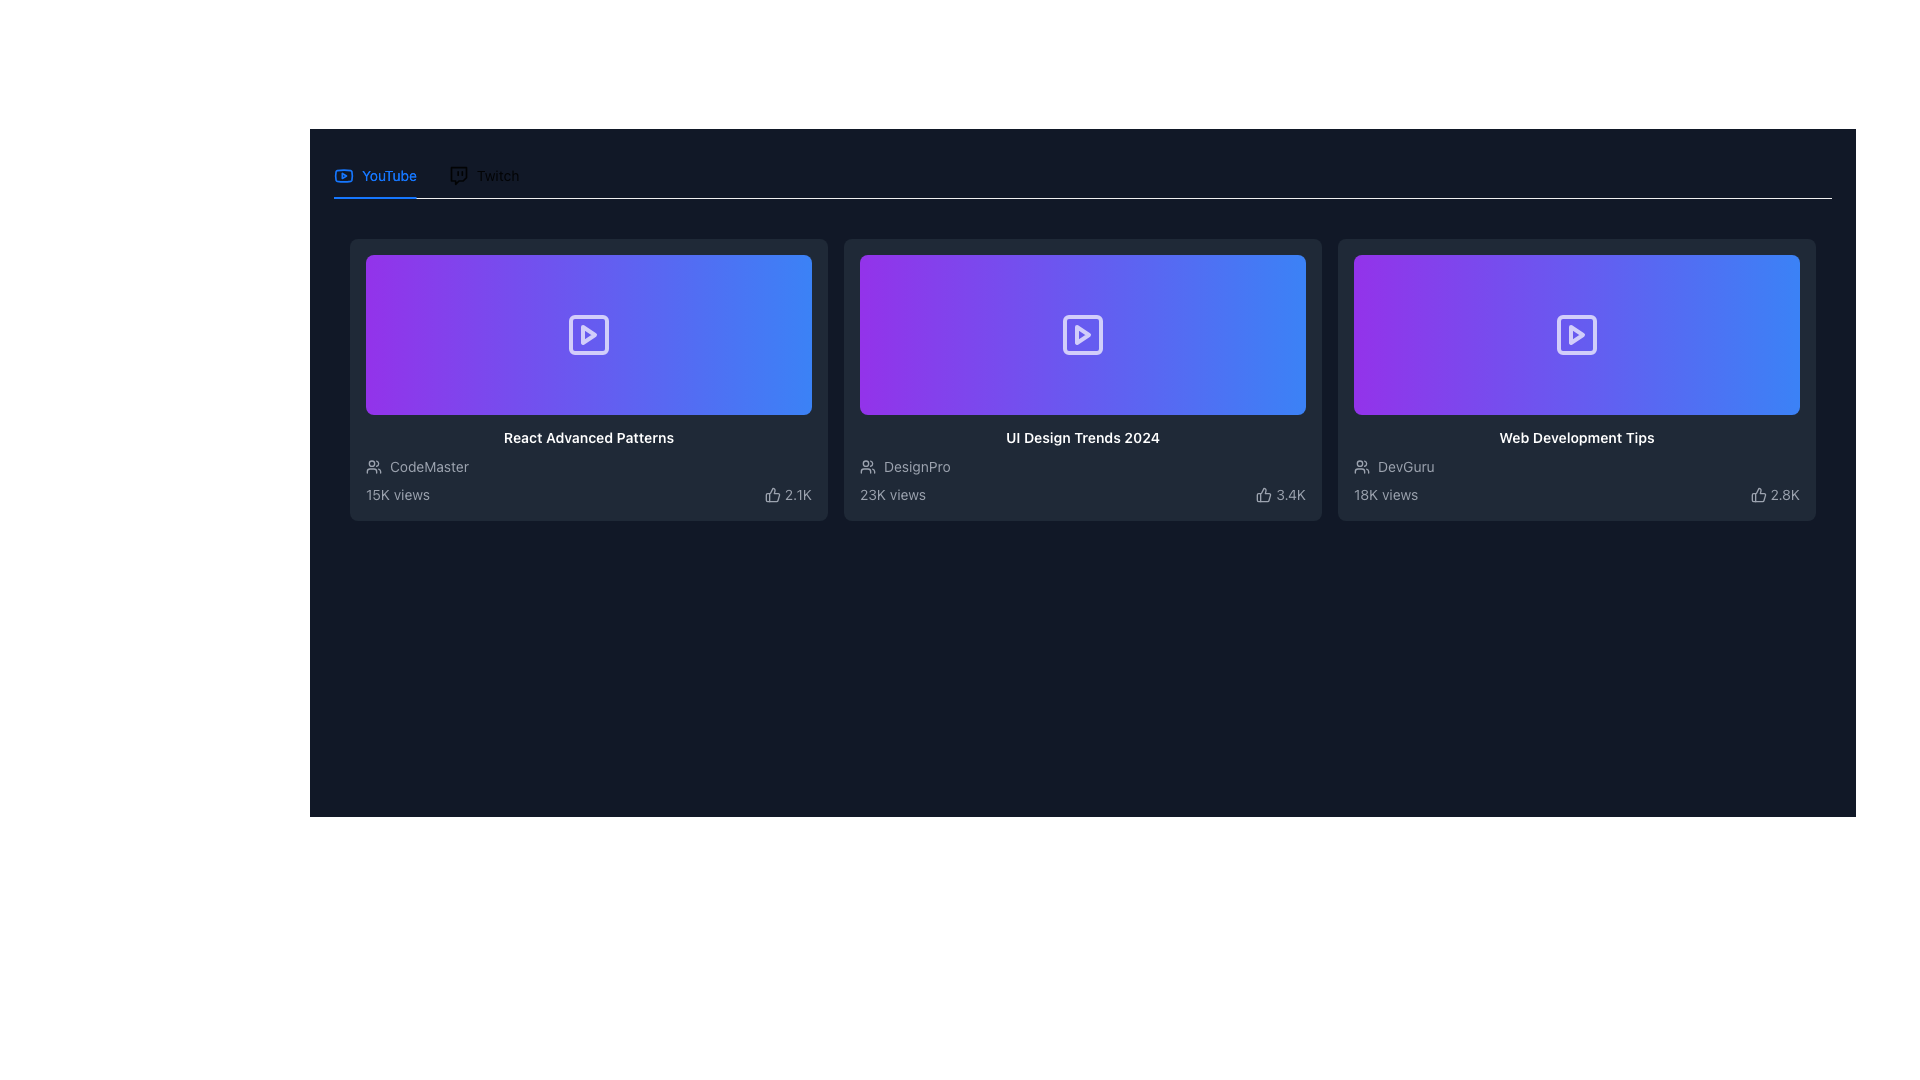 Image resolution: width=1920 pixels, height=1080 pixels. I want to click on the SVG icon representing a group of people, located next to the text label 'DevGuru' in the card labeled 'Web Development Tips', so click(1361, 466).